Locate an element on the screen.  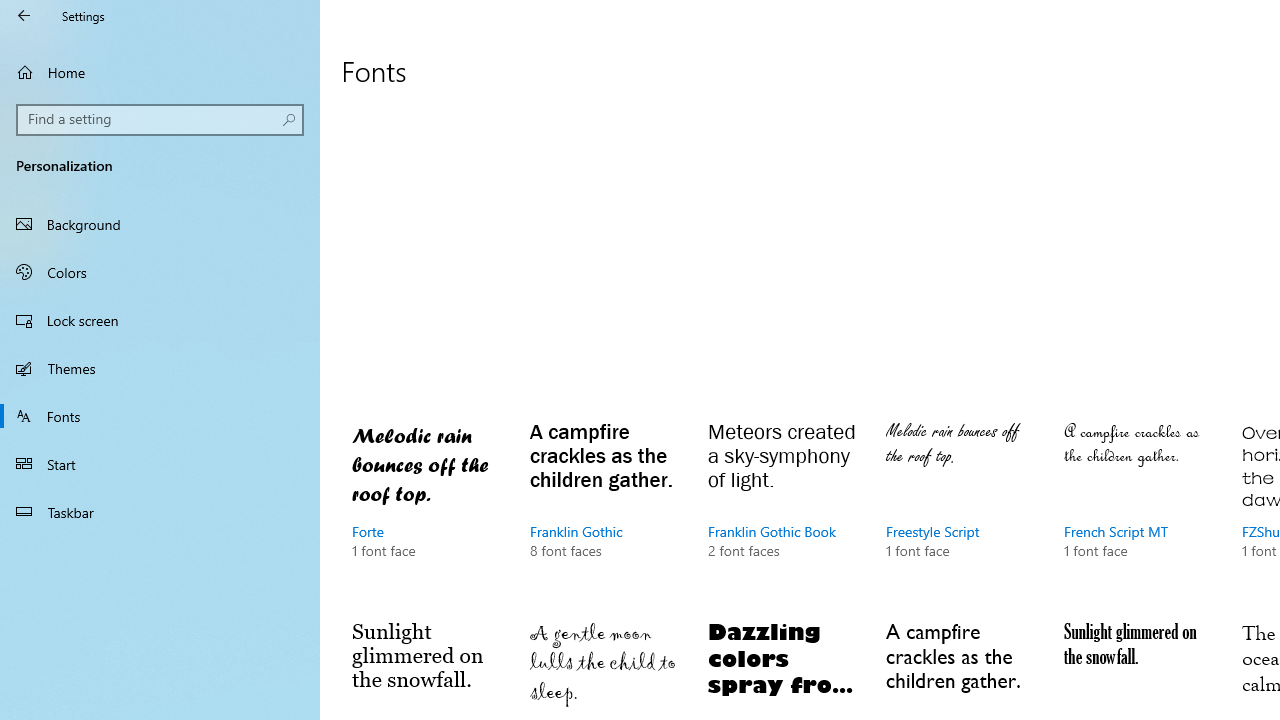
'Franklin Gothic Book, 2 font faces' is located at coordinates (782, 508).